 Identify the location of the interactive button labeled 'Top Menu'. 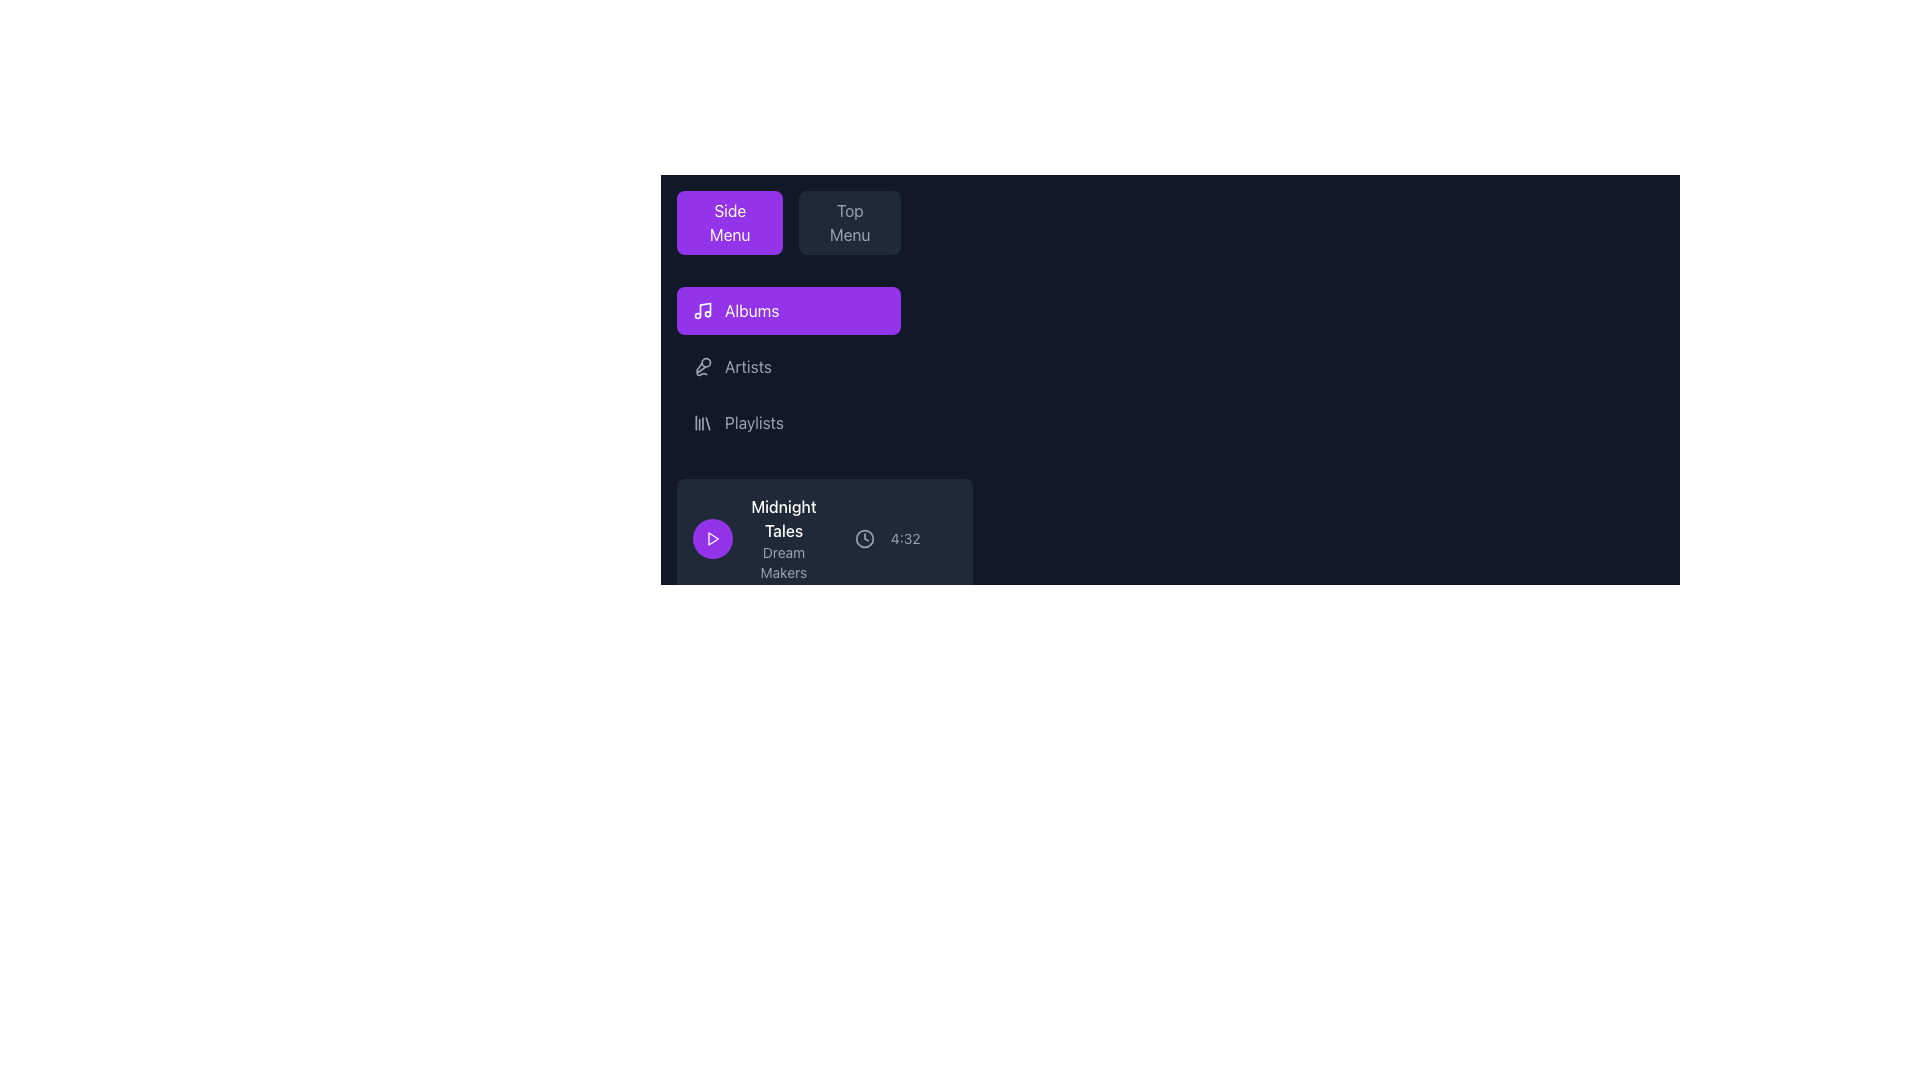
(850, 223).